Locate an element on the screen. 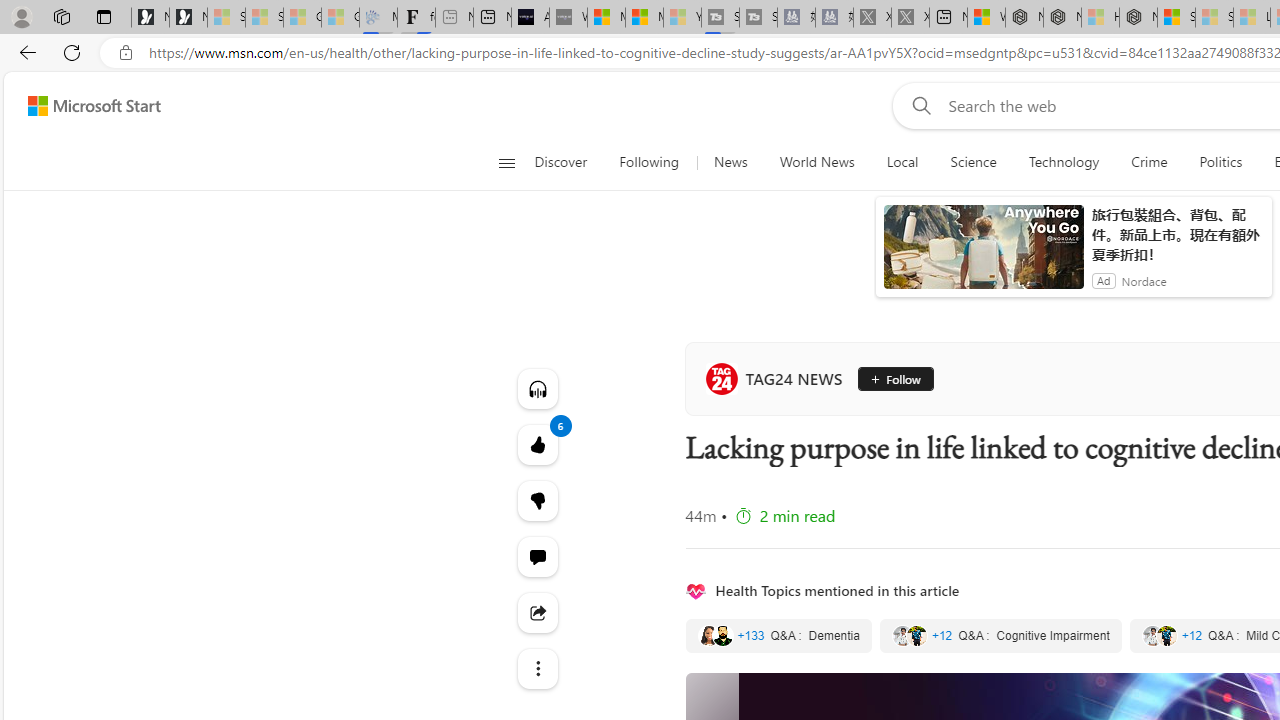 The width and height of the screenshot is (1280, 720). 'Cognitive Impairment' is located at coordinates (1000, 636).